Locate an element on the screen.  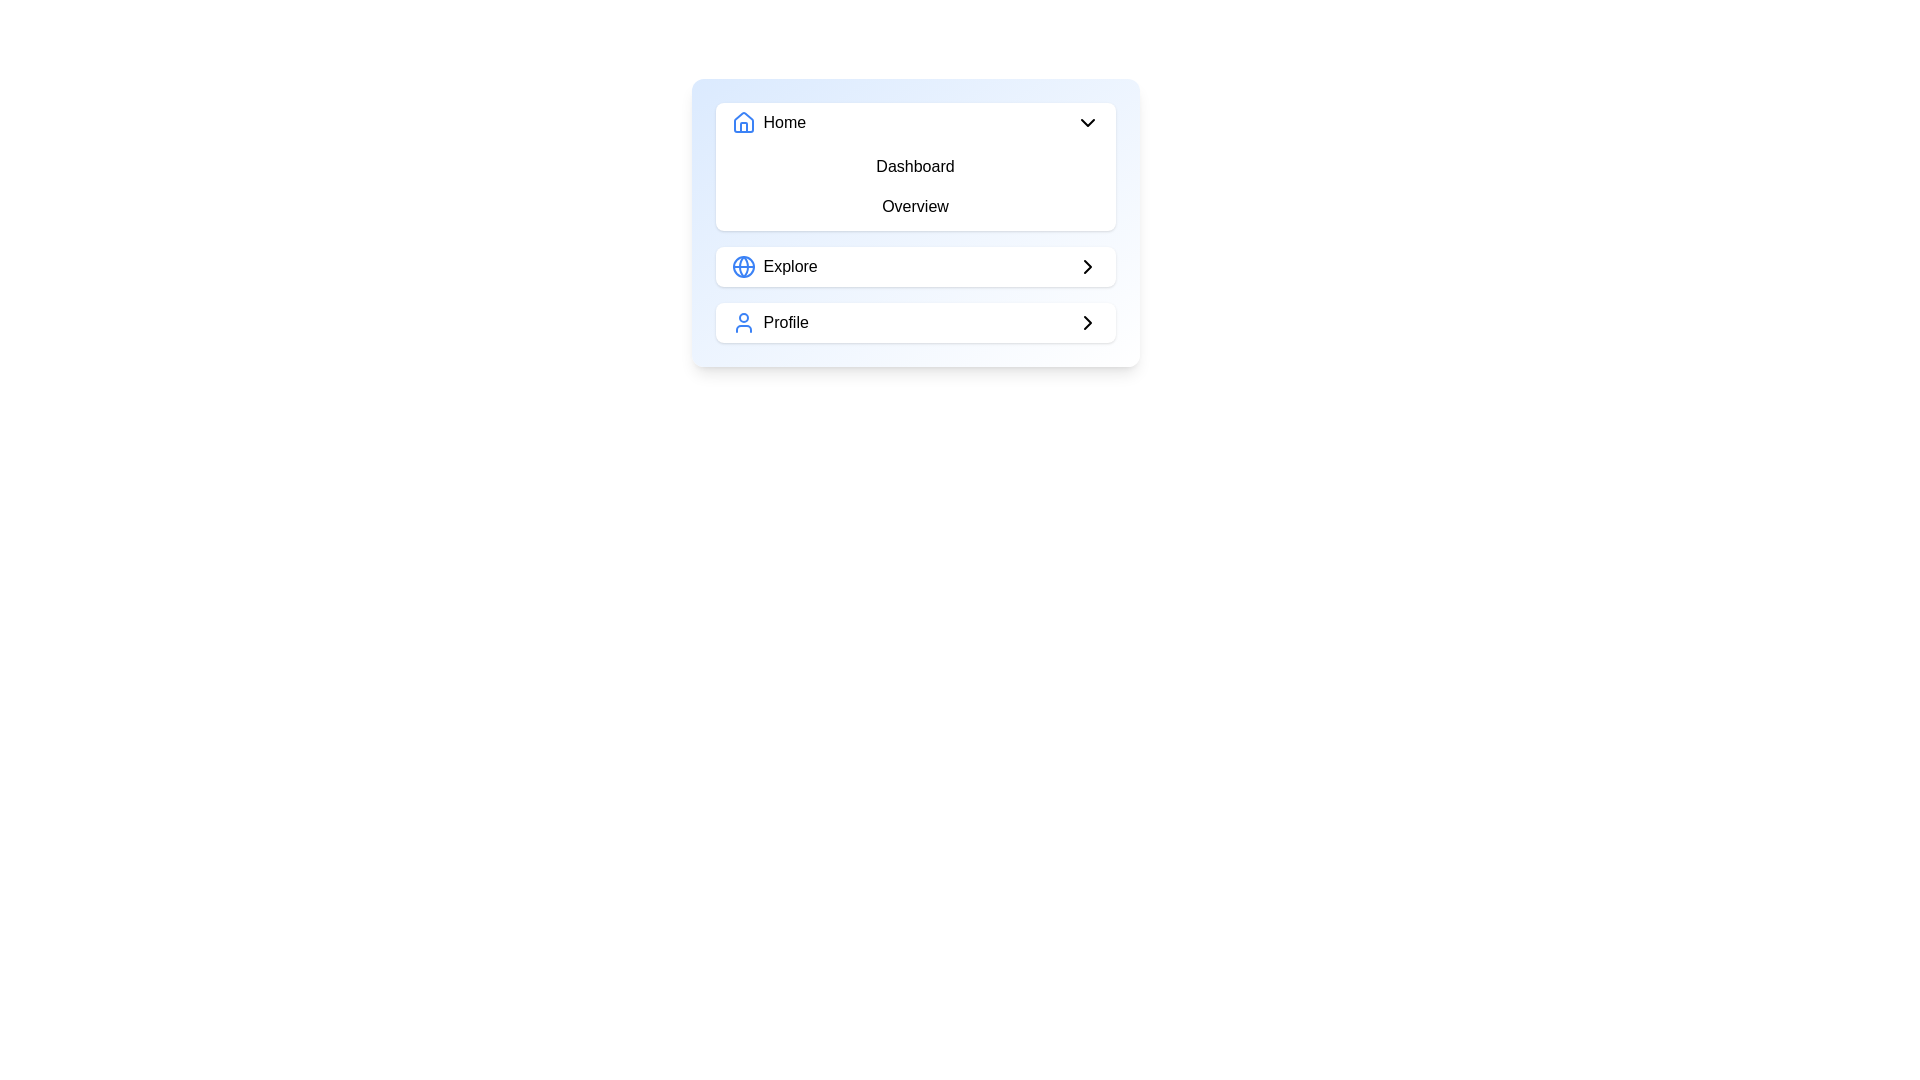
the navigation icon located to the far right of the 'Explore' section is located at coordinates (1086, 265).